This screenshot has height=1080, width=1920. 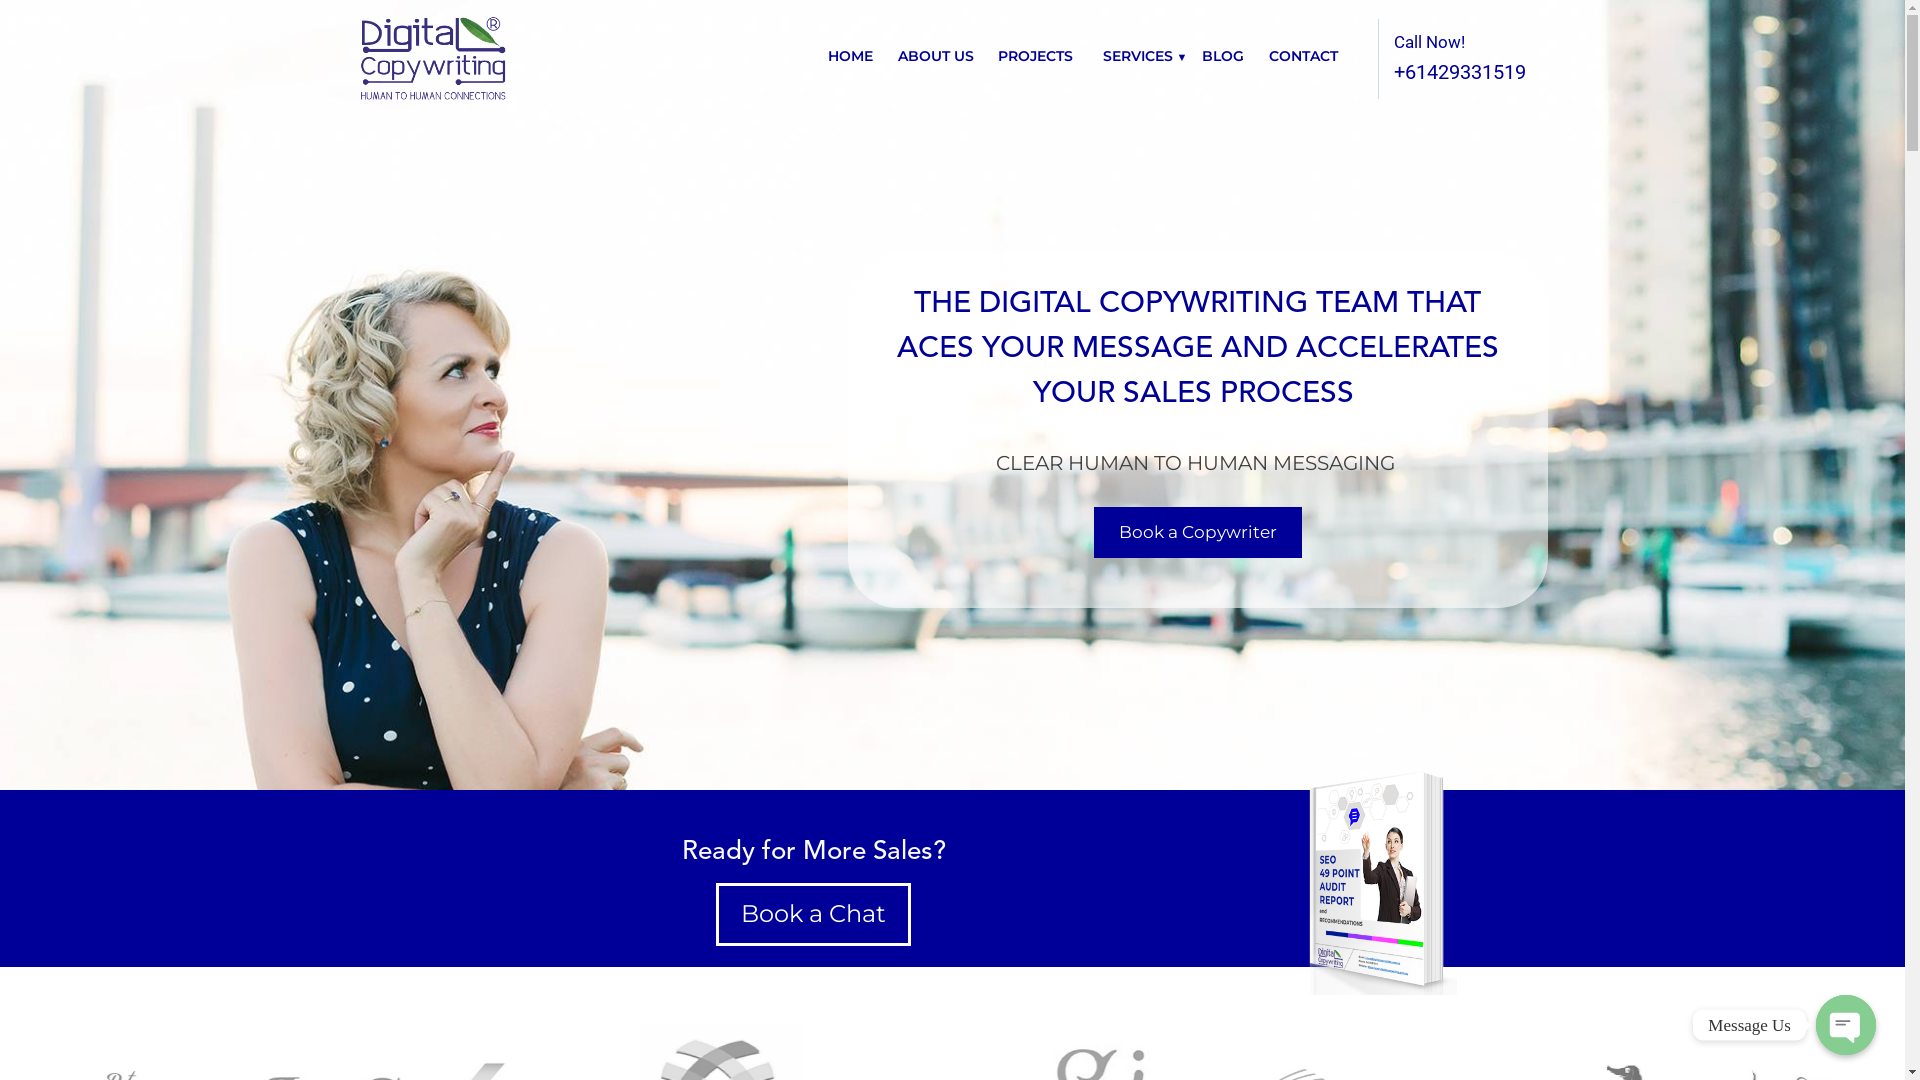 I want to click on 'imgpsh_fullsize_anim', so click(x=1370, y=878).